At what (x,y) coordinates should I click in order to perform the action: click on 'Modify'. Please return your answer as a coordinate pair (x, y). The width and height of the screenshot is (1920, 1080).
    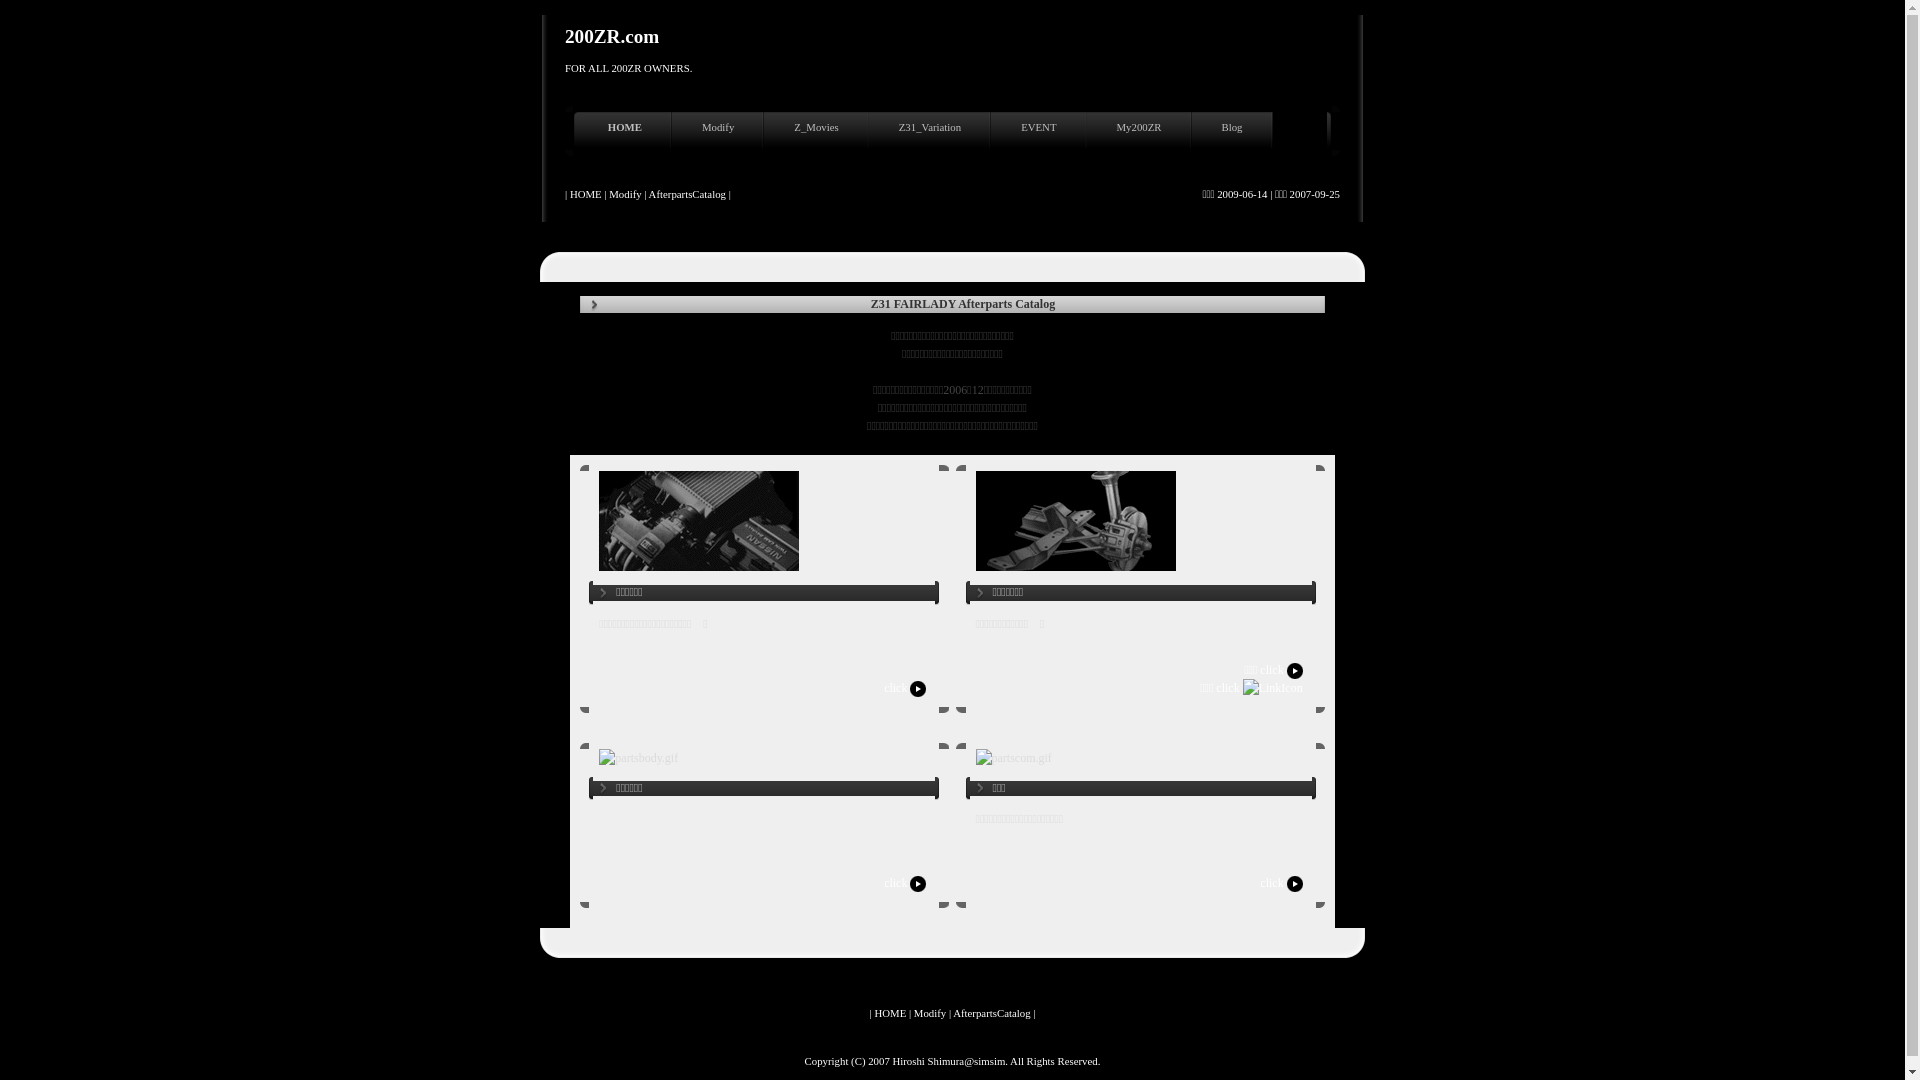
    Looking at the image, I should click on (720, 131).